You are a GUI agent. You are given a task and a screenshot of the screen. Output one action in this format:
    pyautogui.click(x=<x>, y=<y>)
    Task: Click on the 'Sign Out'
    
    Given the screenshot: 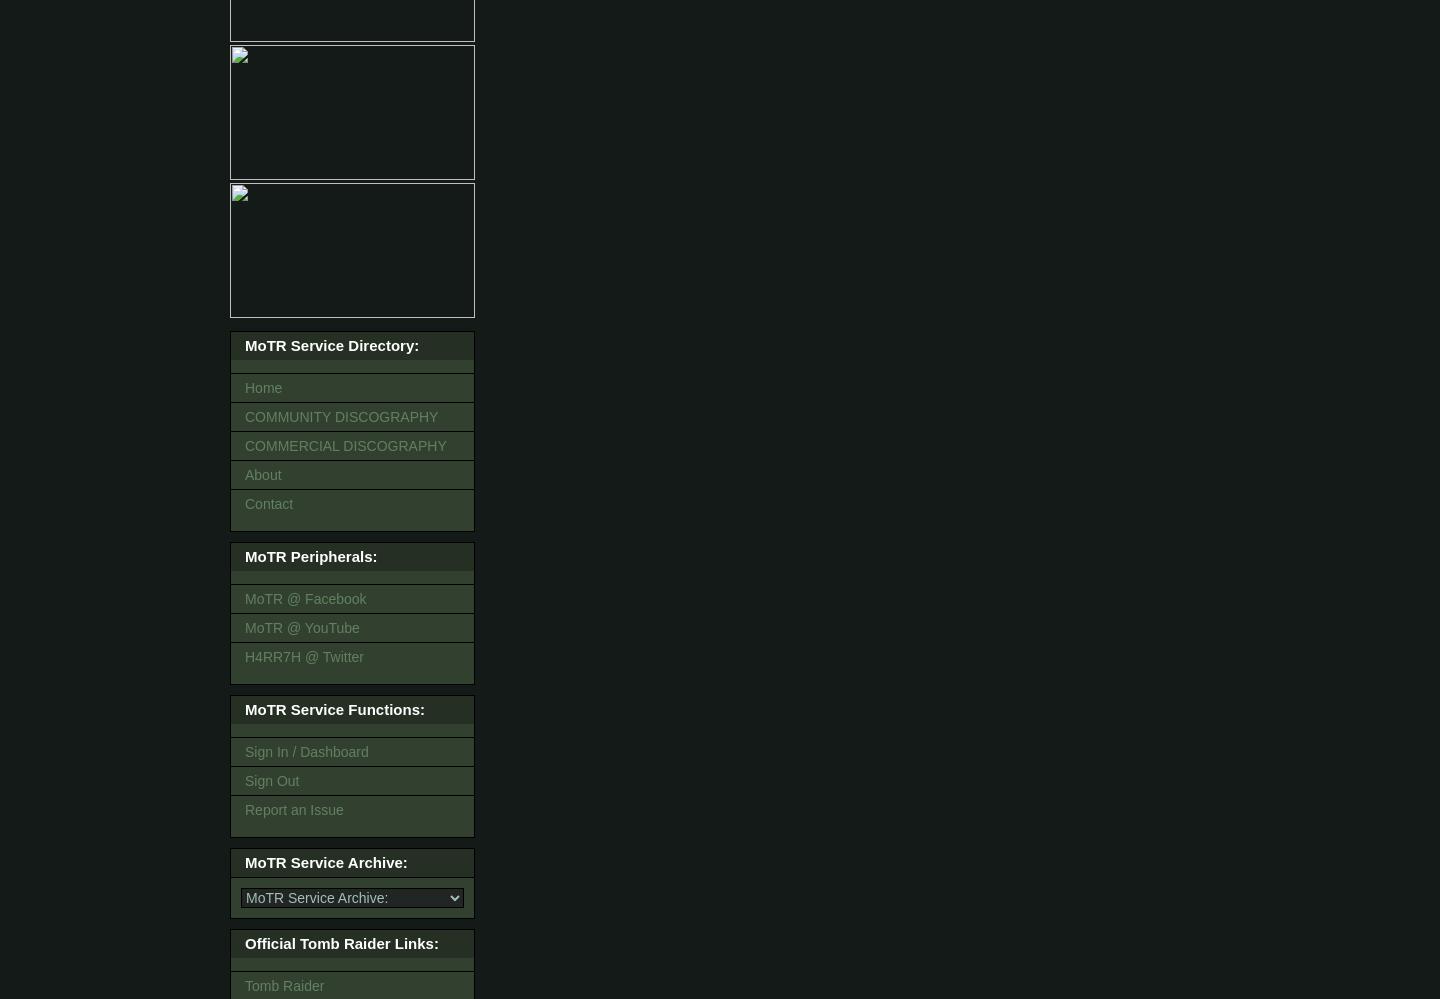 What is the action you would take?
    pyautogui.click(x=271, y=781)
    